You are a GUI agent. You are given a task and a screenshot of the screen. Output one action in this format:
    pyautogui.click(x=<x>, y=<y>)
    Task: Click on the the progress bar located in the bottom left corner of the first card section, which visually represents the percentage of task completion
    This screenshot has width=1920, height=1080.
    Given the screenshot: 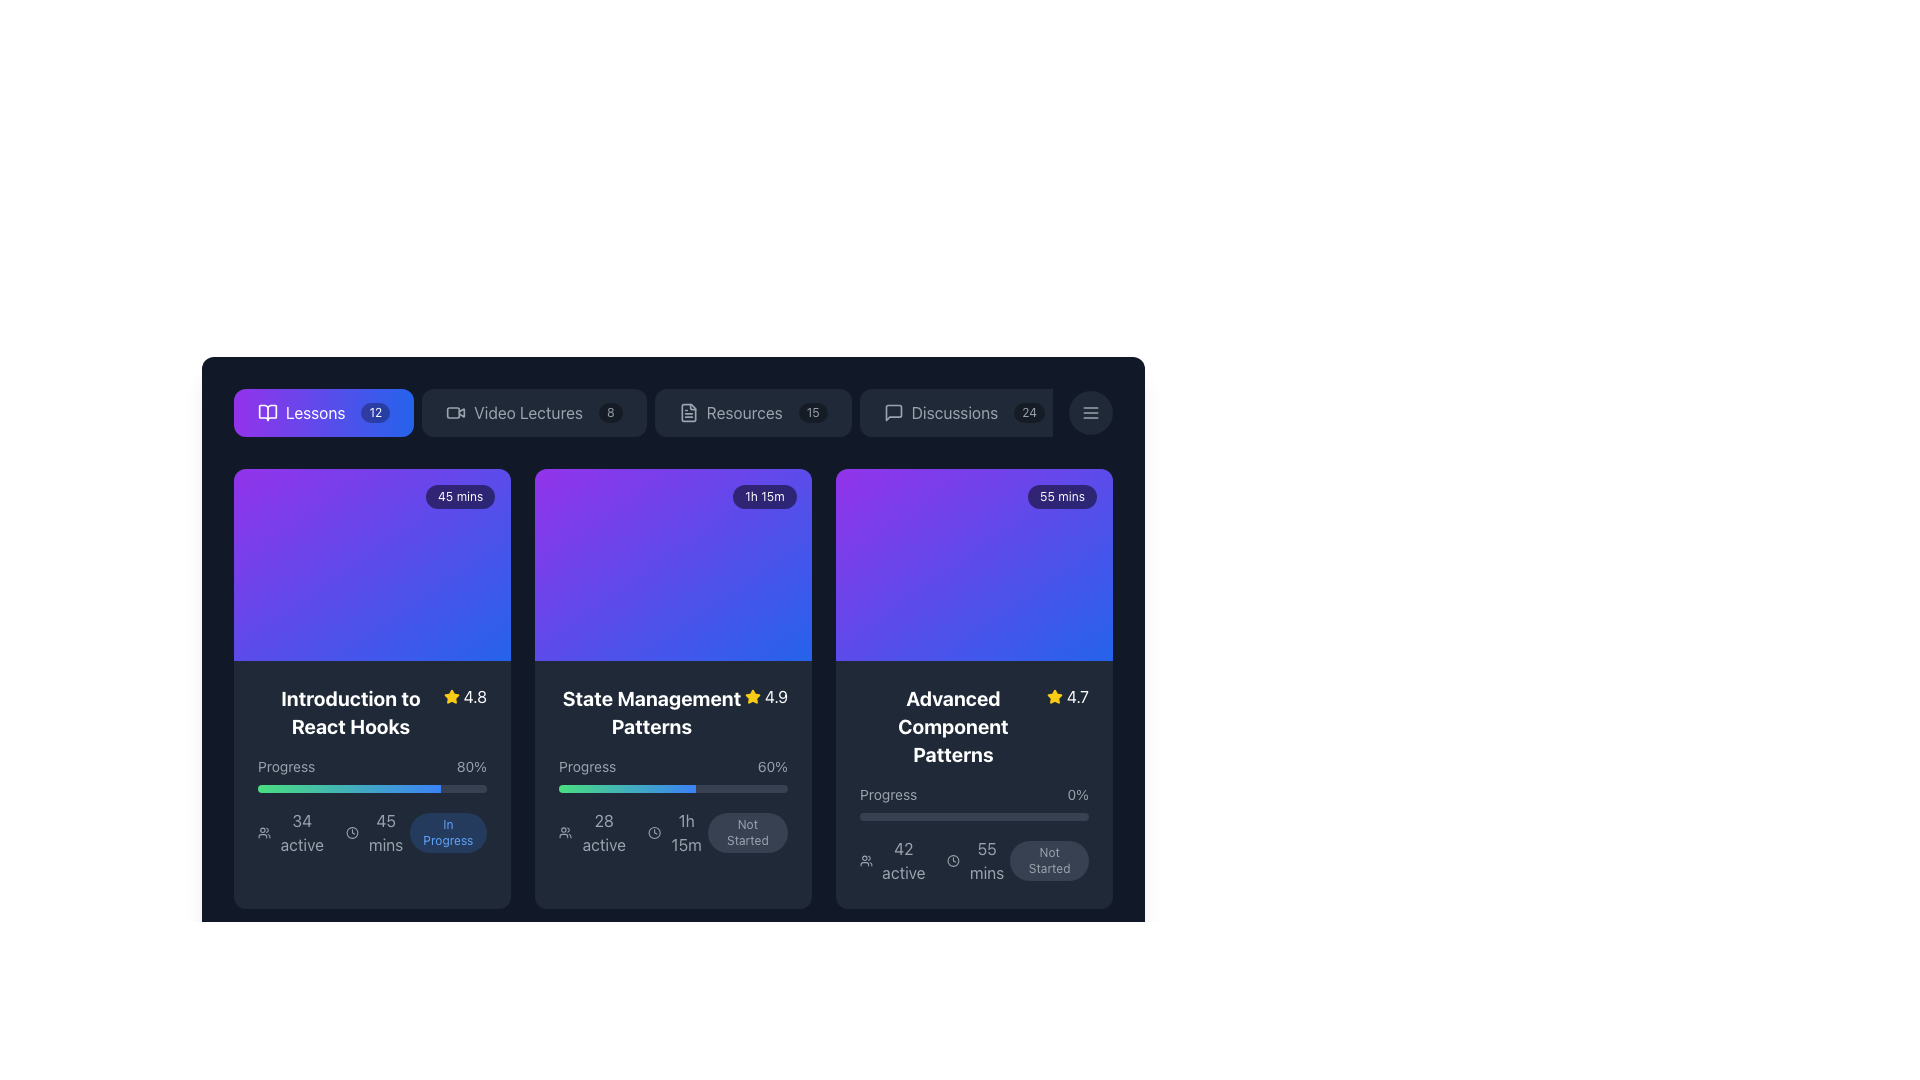 What is the action you would take?
    pyautogui.click(x=349, y=788)
    